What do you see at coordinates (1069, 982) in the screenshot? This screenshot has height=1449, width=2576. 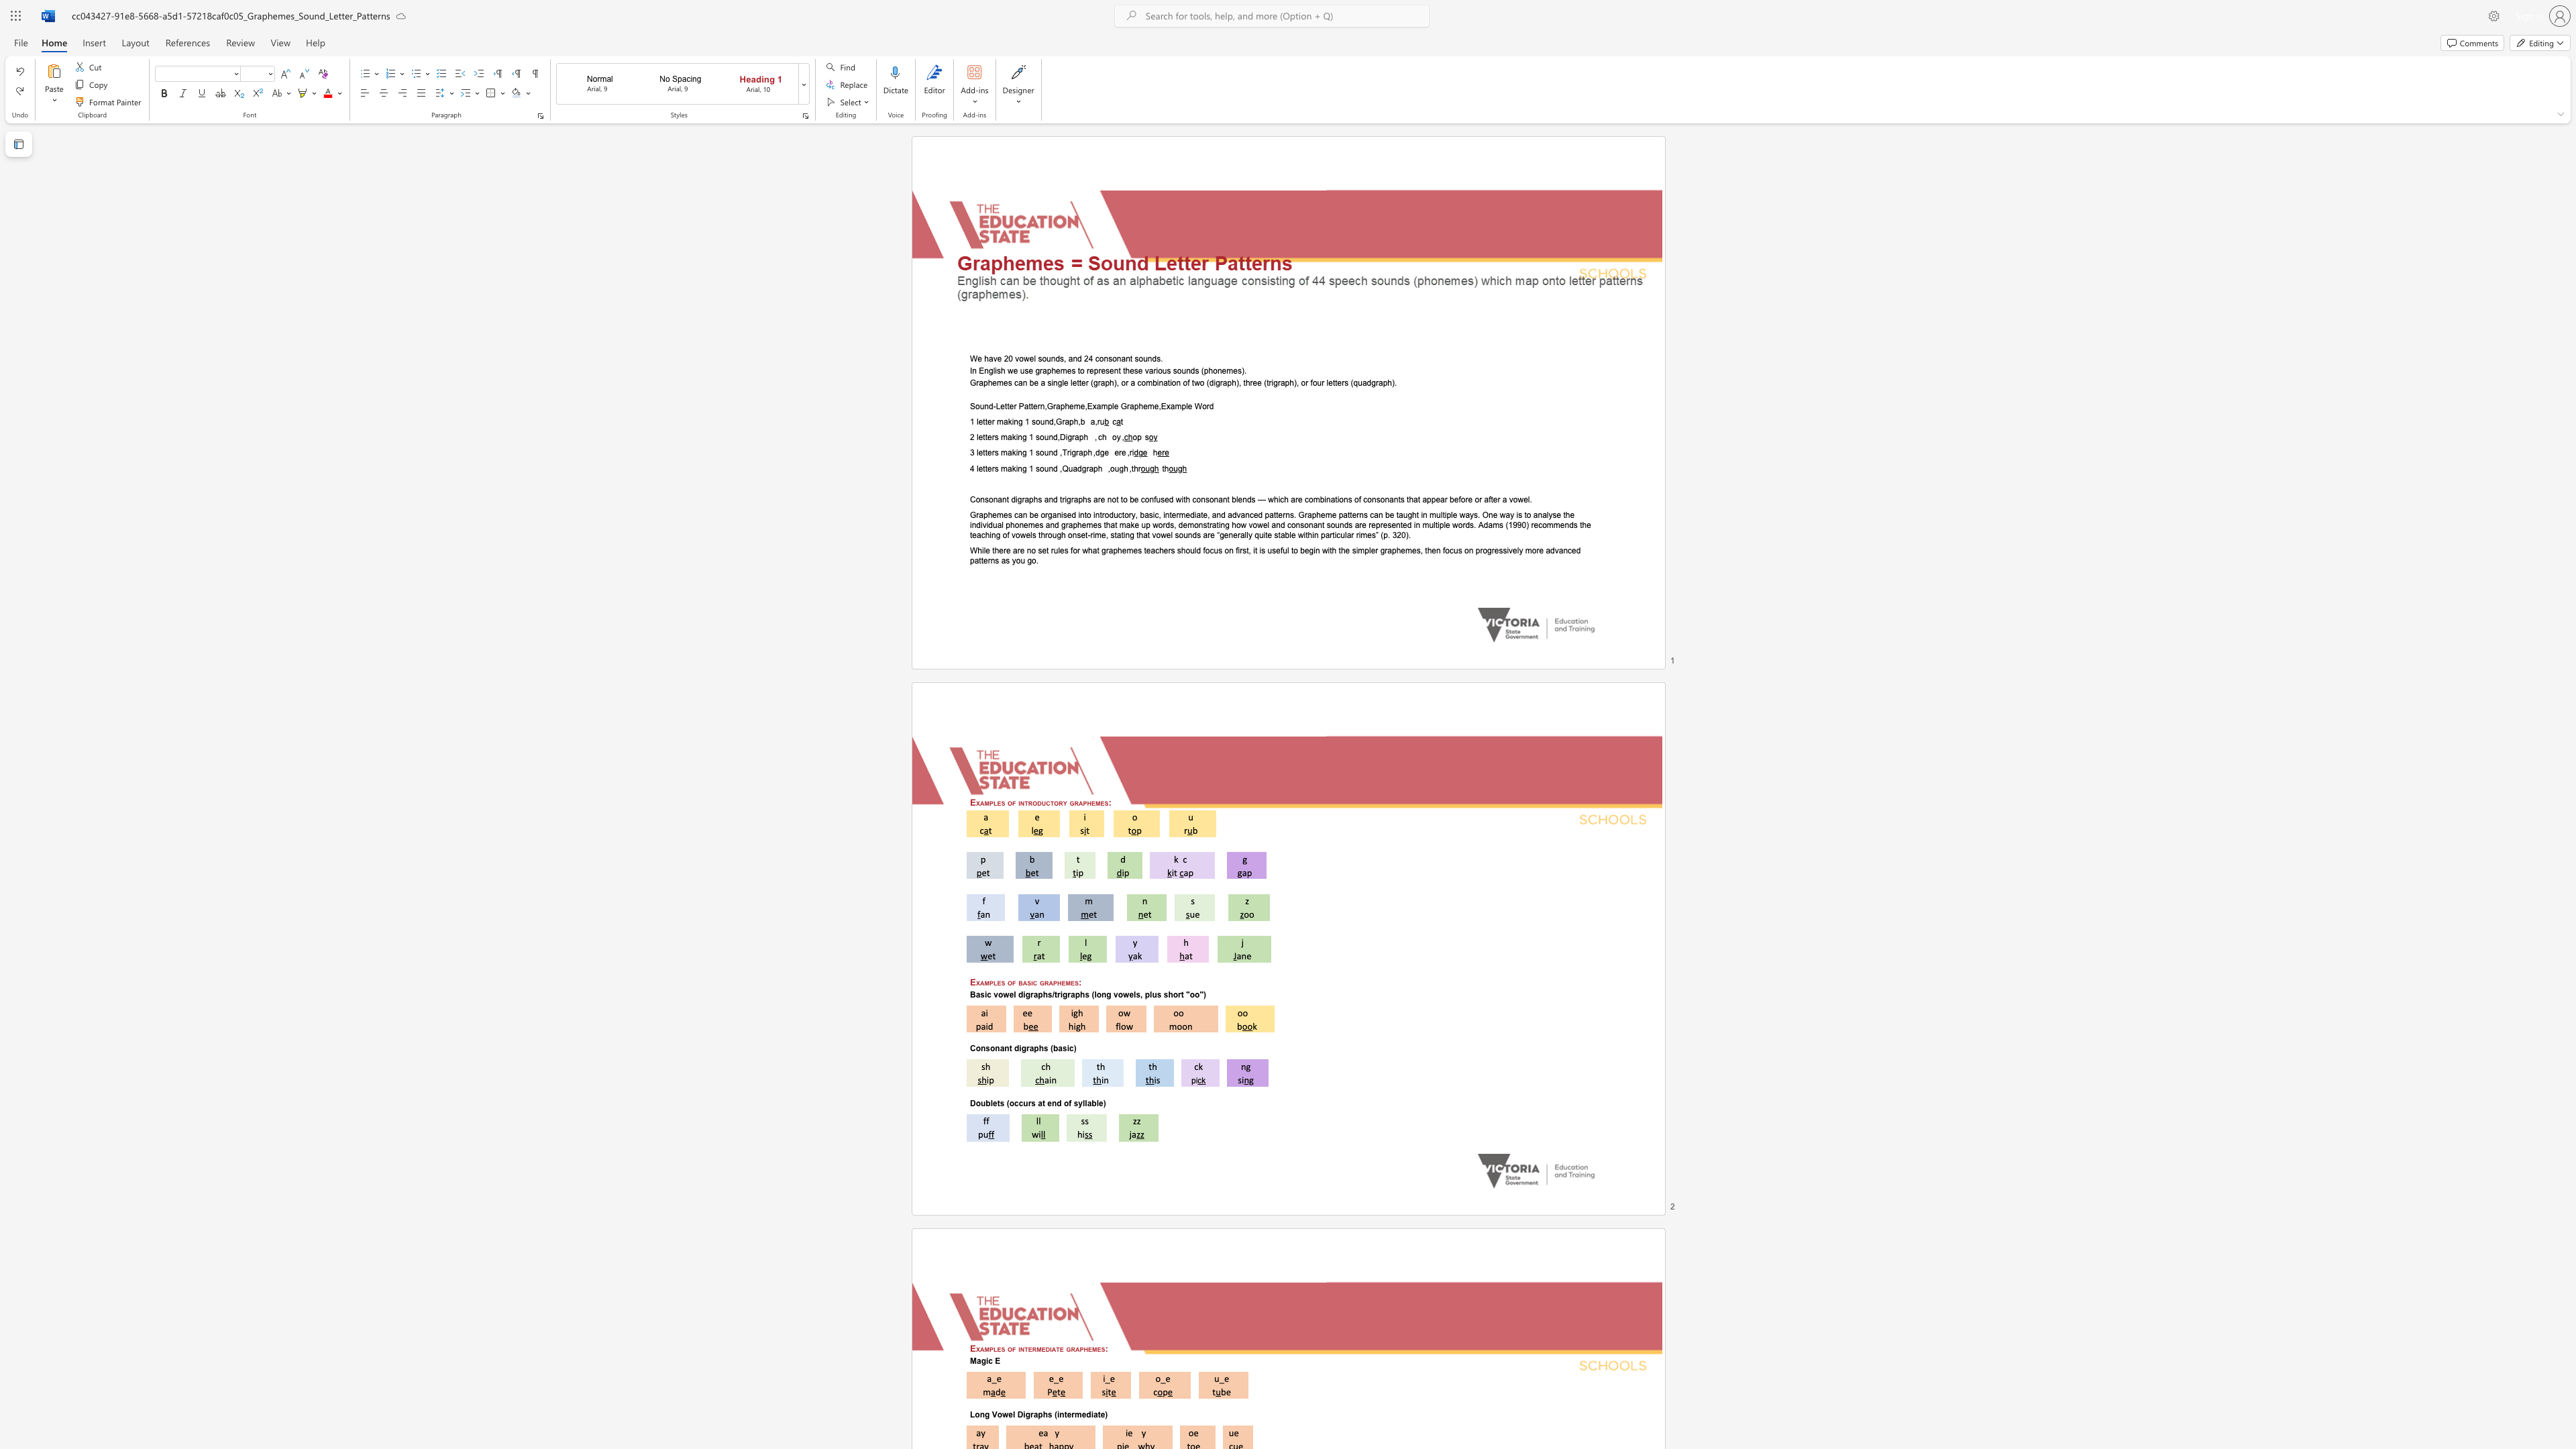 I see `the space between the continuous character "m" and "e" in the text` at bounding box center [1069, 982].